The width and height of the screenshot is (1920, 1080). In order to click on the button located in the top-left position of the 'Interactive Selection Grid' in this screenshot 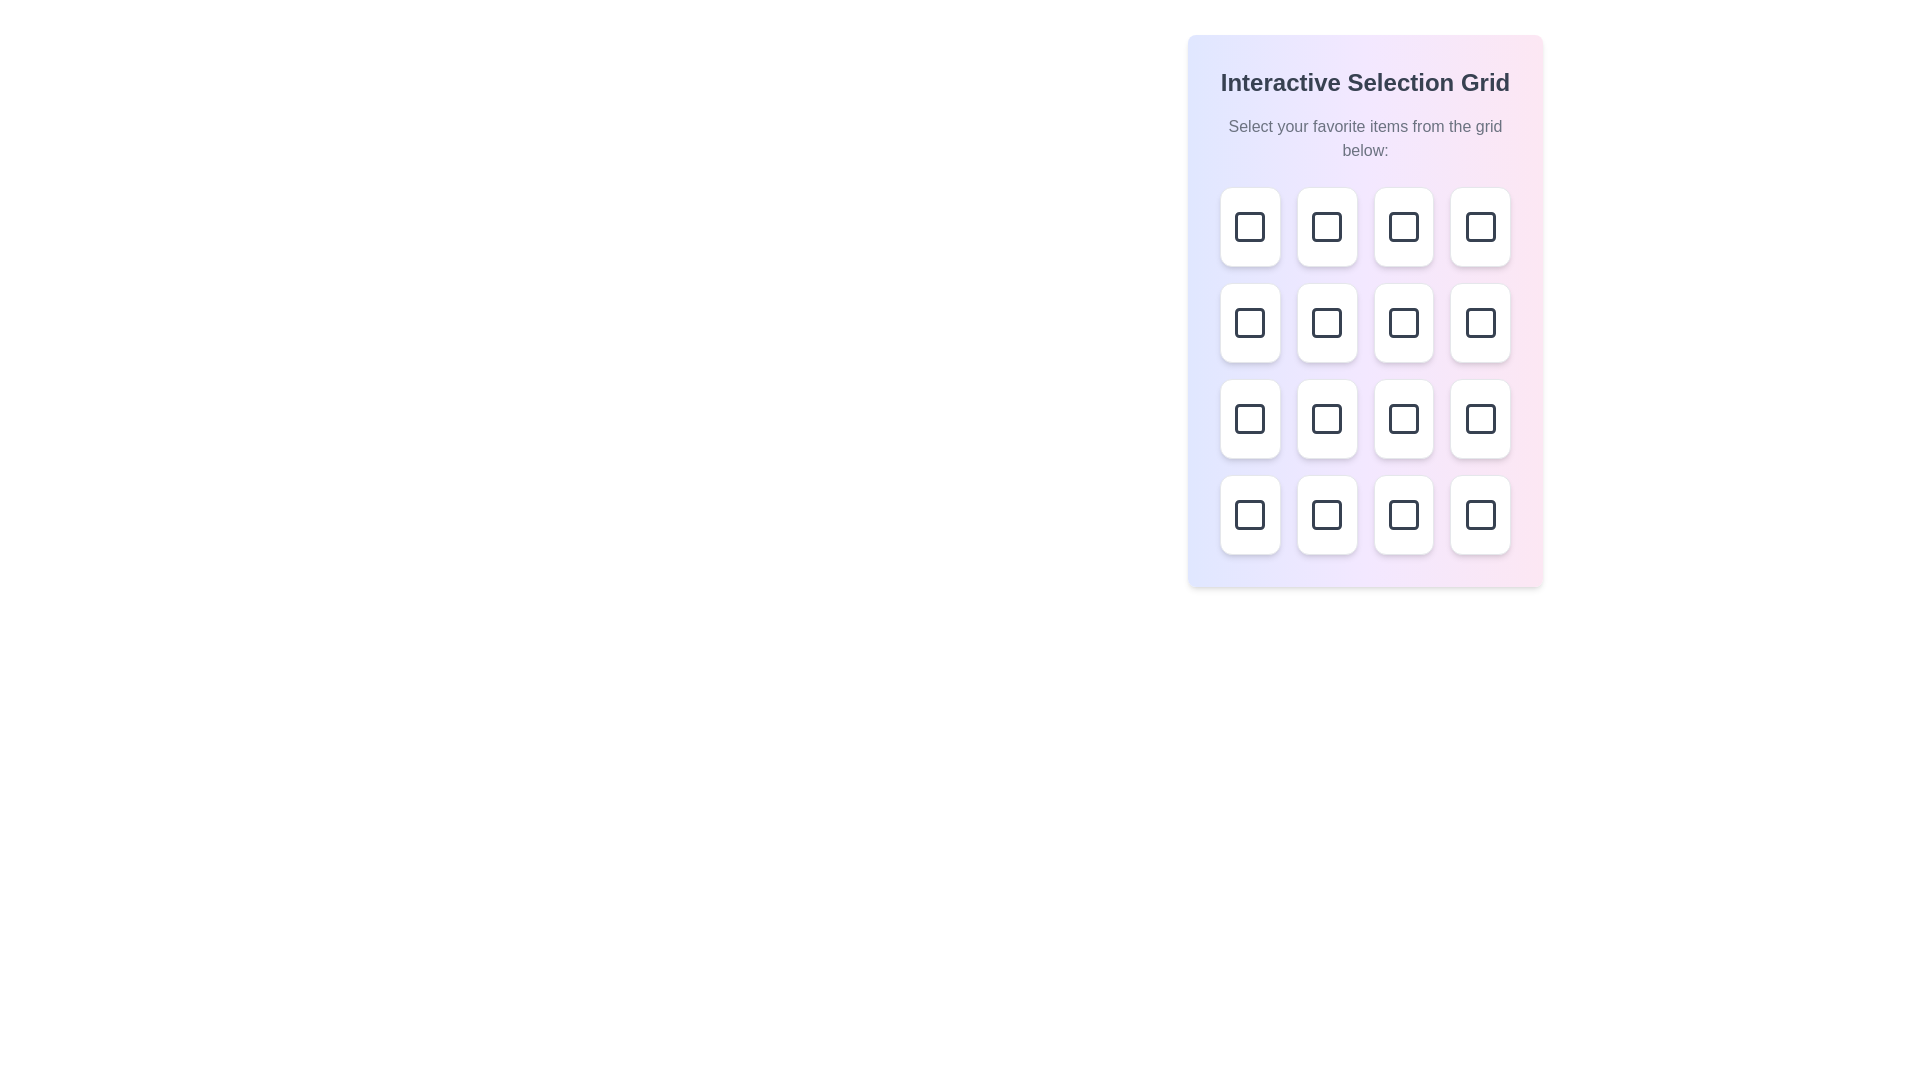, I will do `click(1248, 226)`.